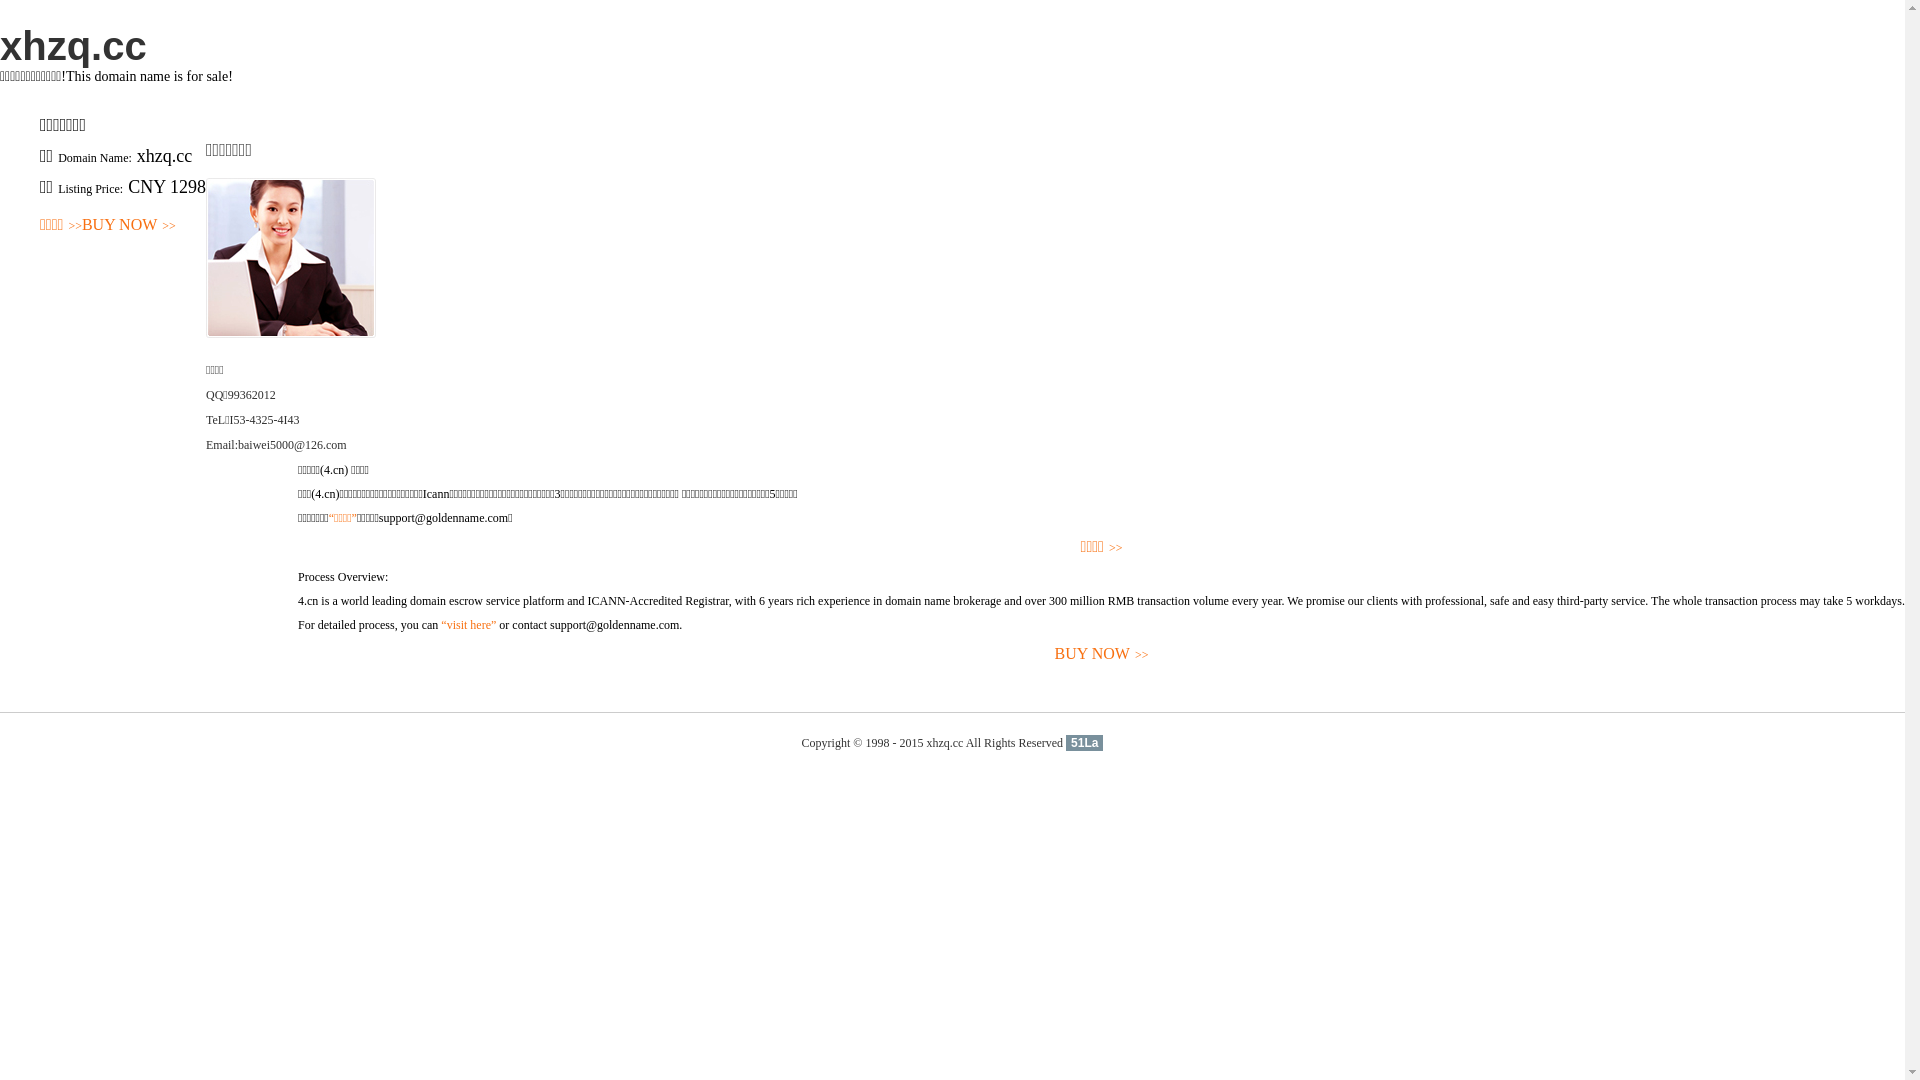 This screenshot has width=1920, height=1080. What do you see at coordinates (128, 225) in the screenshot?
I see `'BUY NOW>>'` at bounding box center [128, 225].